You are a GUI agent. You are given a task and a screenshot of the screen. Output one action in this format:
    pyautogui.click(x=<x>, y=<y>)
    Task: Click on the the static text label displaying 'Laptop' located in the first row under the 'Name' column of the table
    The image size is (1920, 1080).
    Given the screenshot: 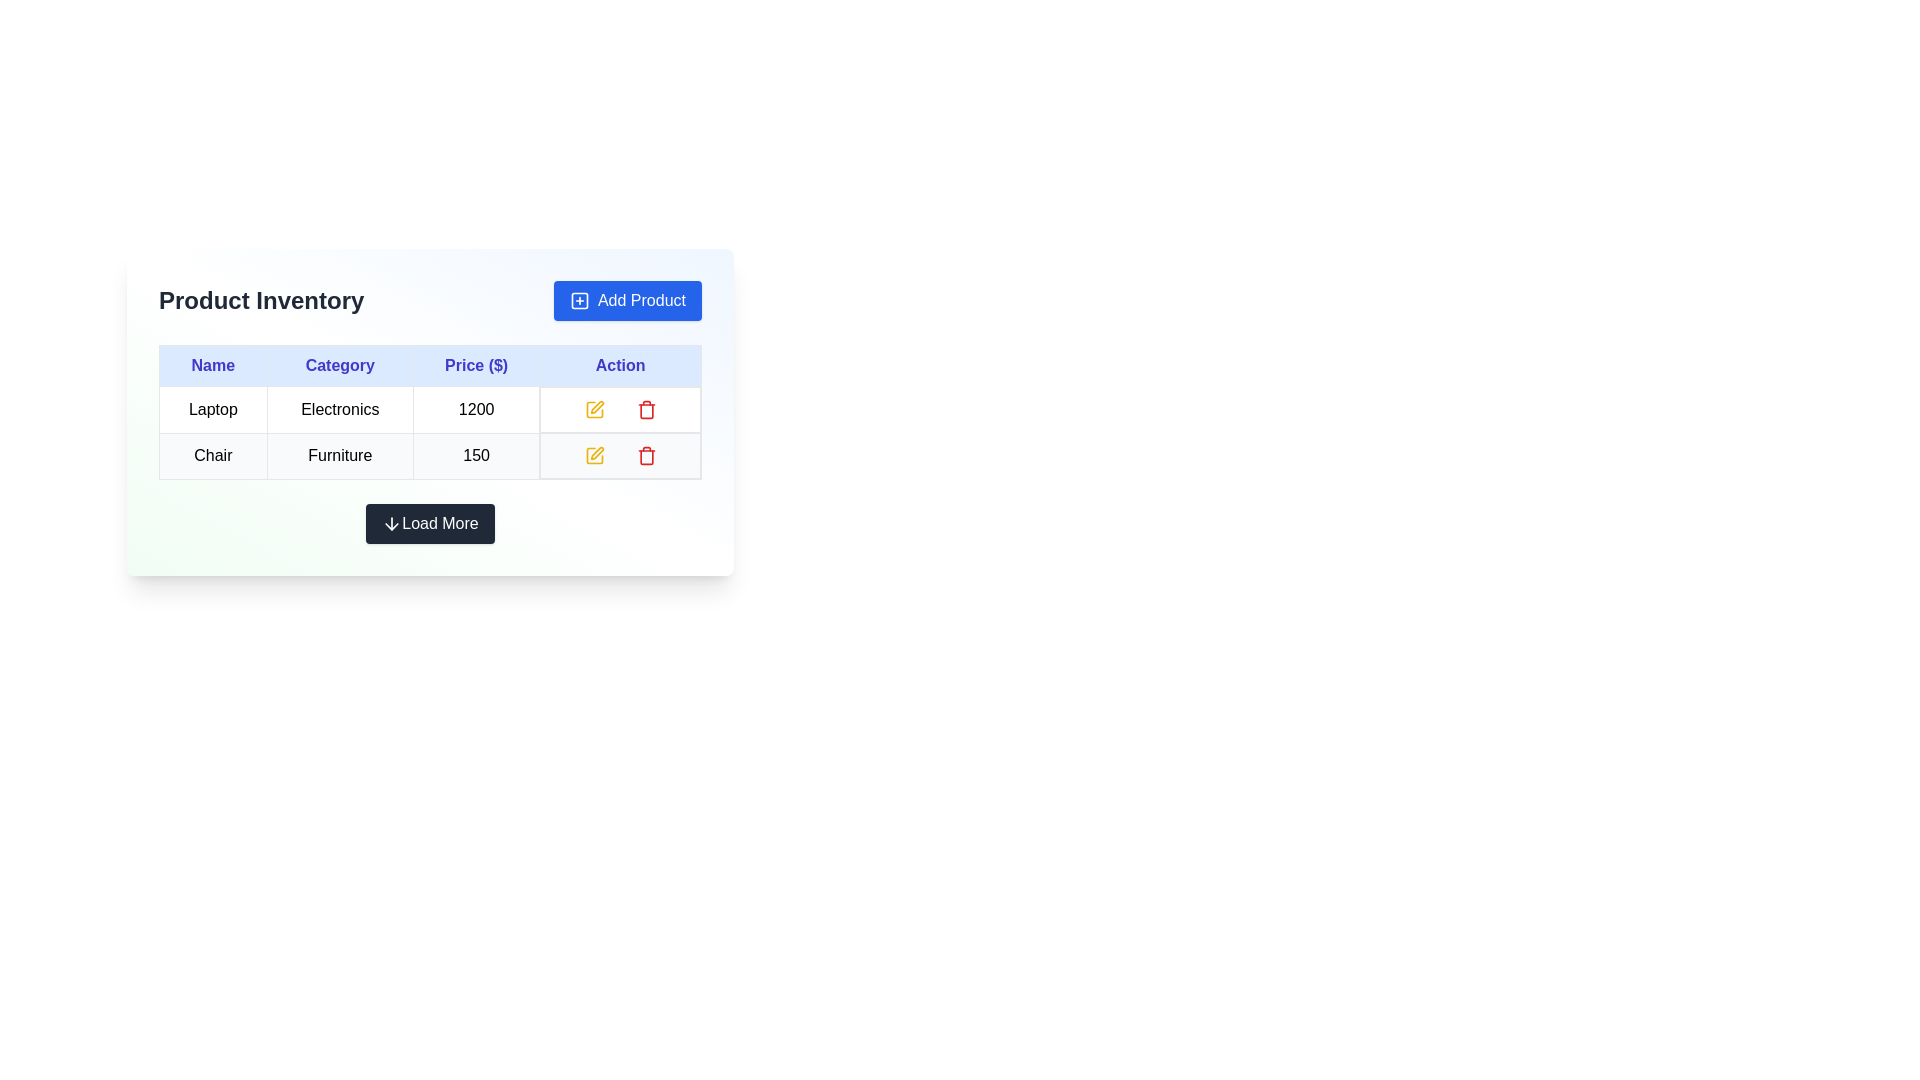 What is the action you would take?
    pyautogui.click(x=213, y=408)
    